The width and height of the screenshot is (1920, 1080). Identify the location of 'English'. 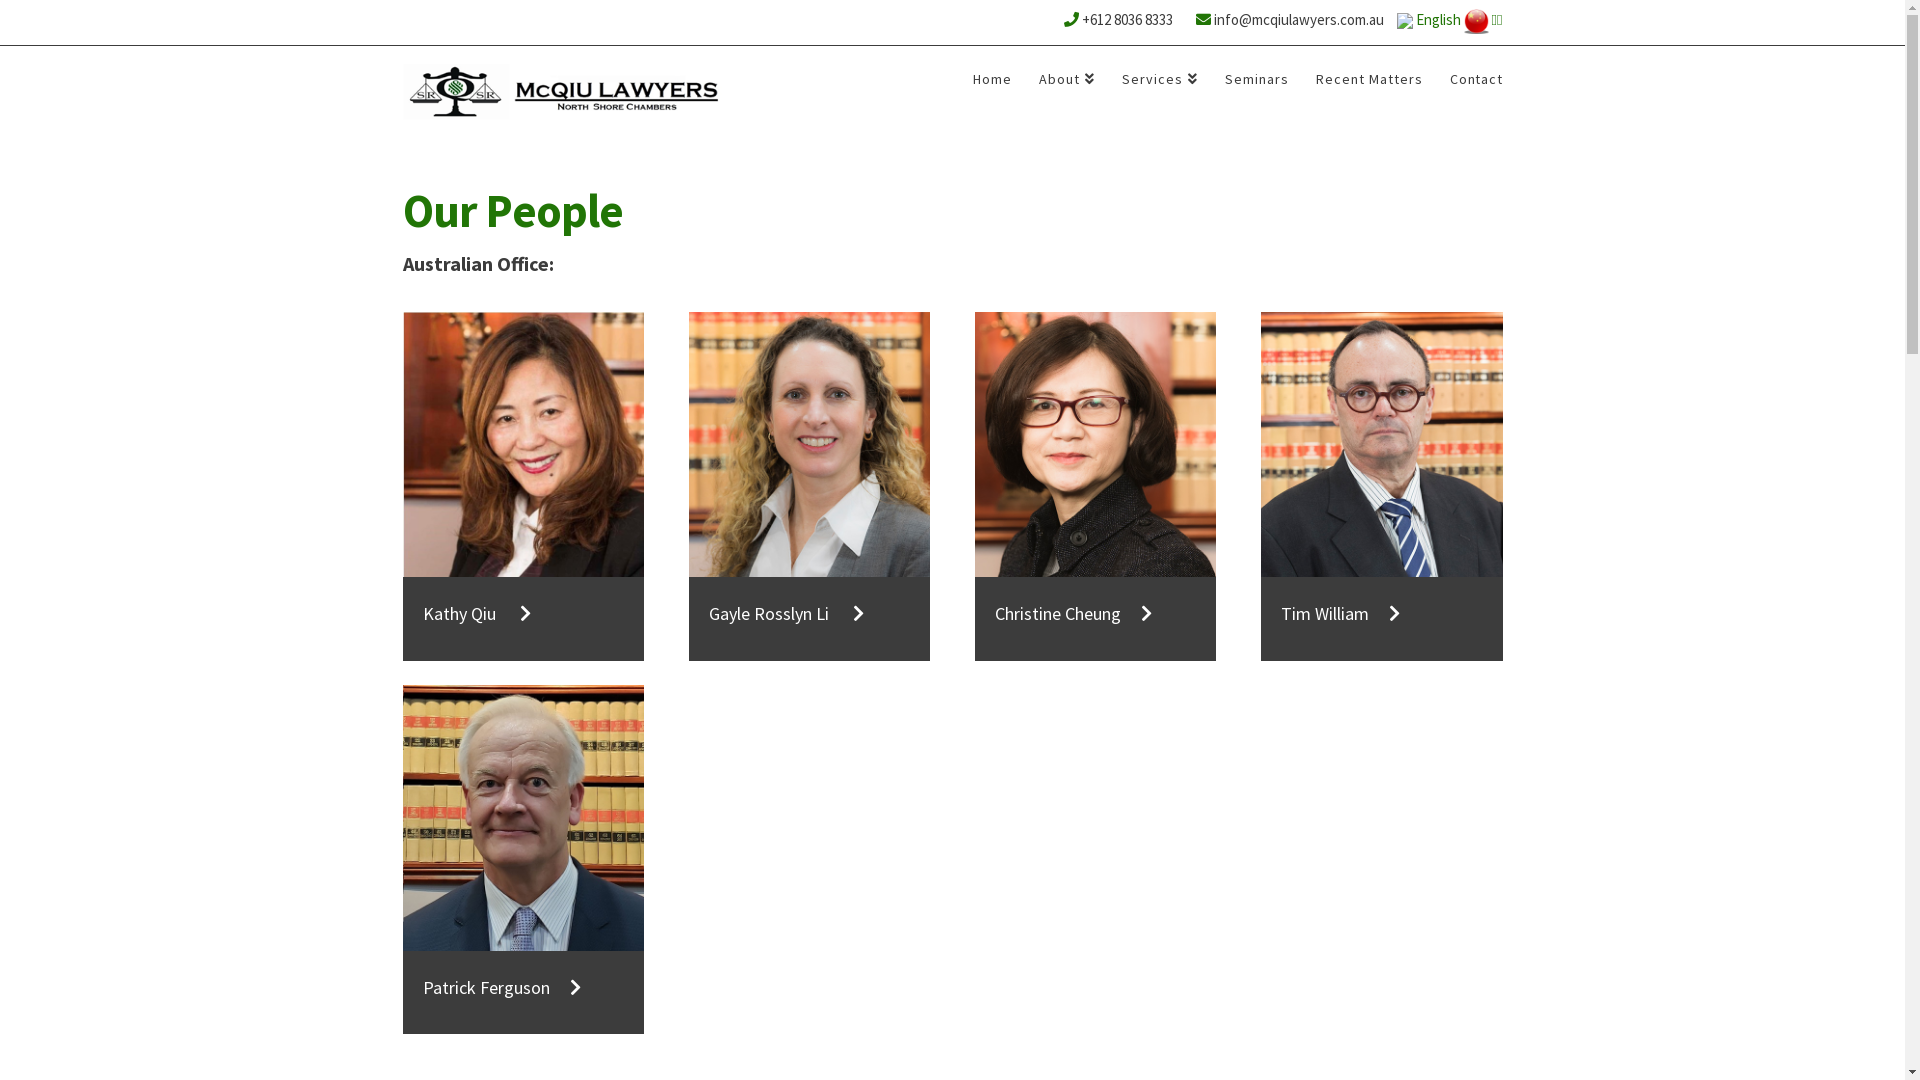
(1395, 19).